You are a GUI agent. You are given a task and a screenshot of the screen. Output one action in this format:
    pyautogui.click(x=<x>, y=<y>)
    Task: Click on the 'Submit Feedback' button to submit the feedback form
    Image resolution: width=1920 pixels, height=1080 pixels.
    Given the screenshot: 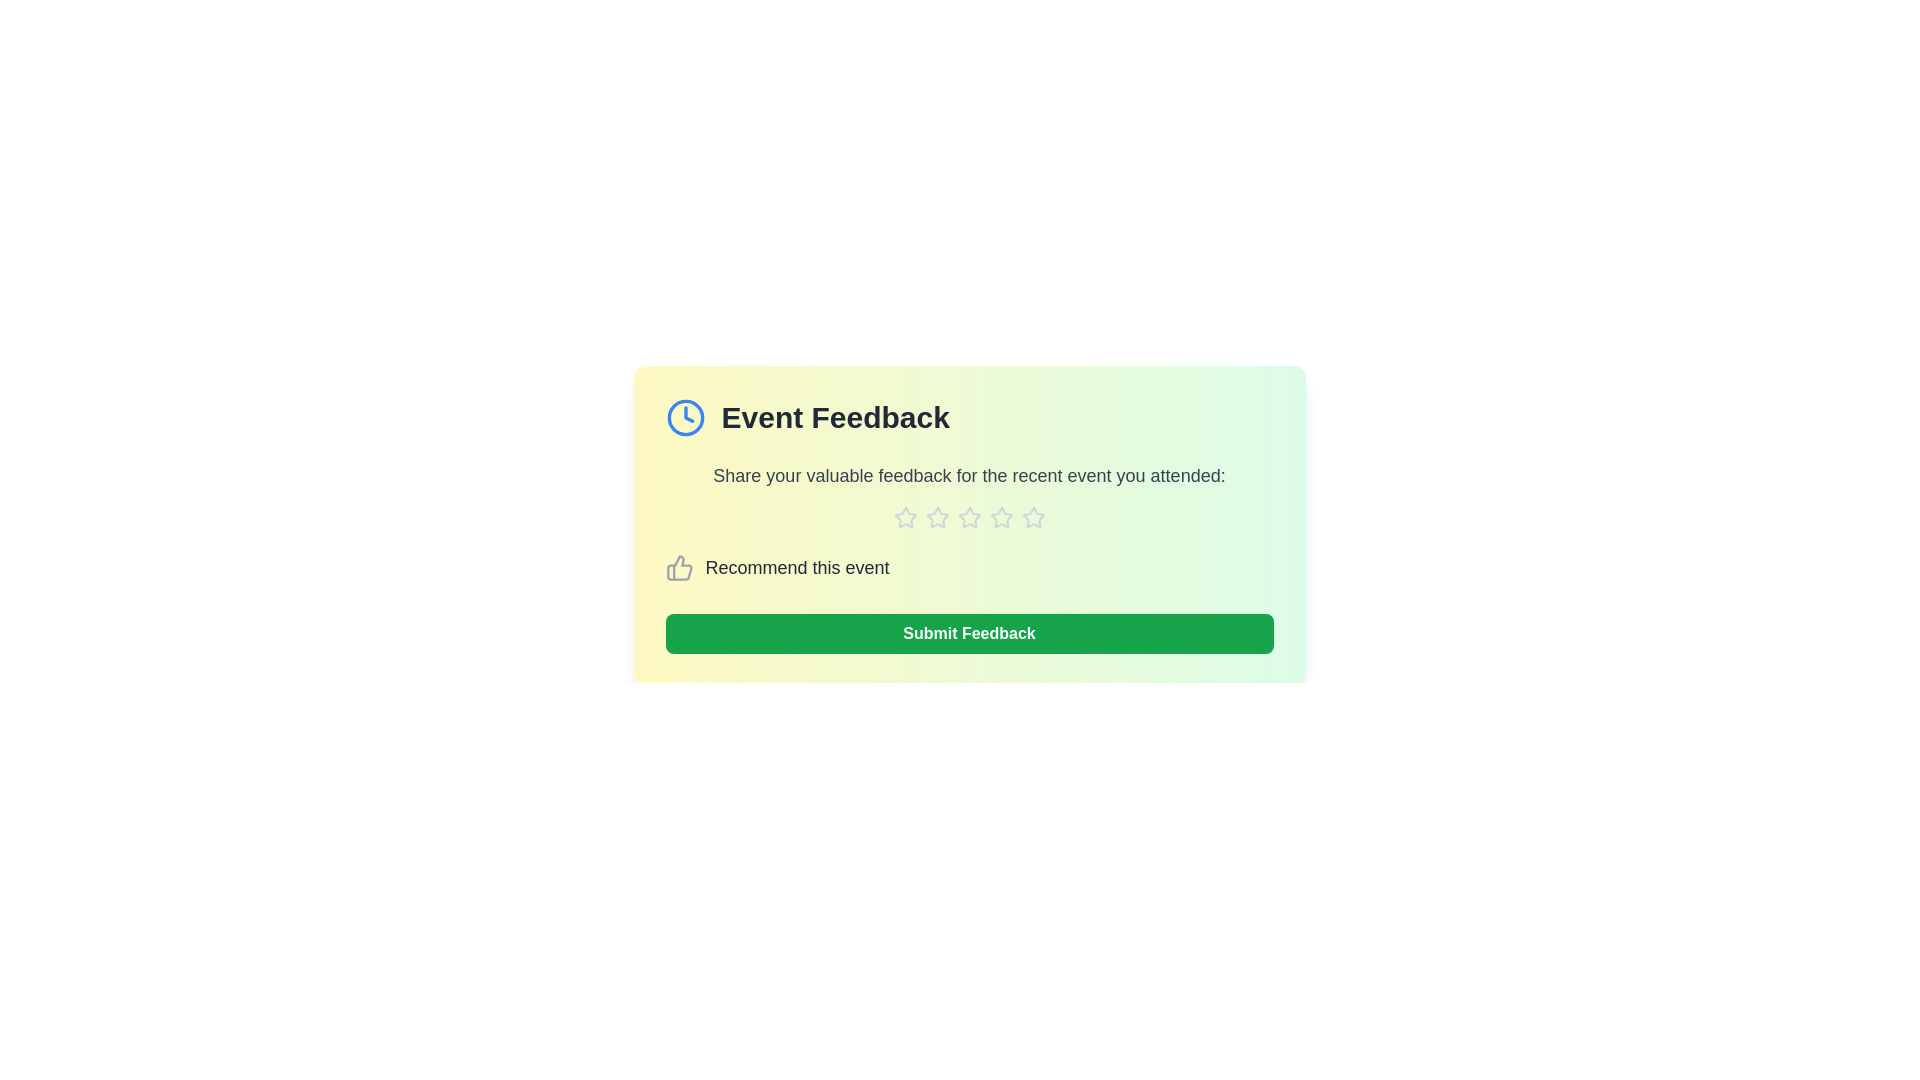 What is the action you would take?
    pyautogui.click(x=969, y=633)
    